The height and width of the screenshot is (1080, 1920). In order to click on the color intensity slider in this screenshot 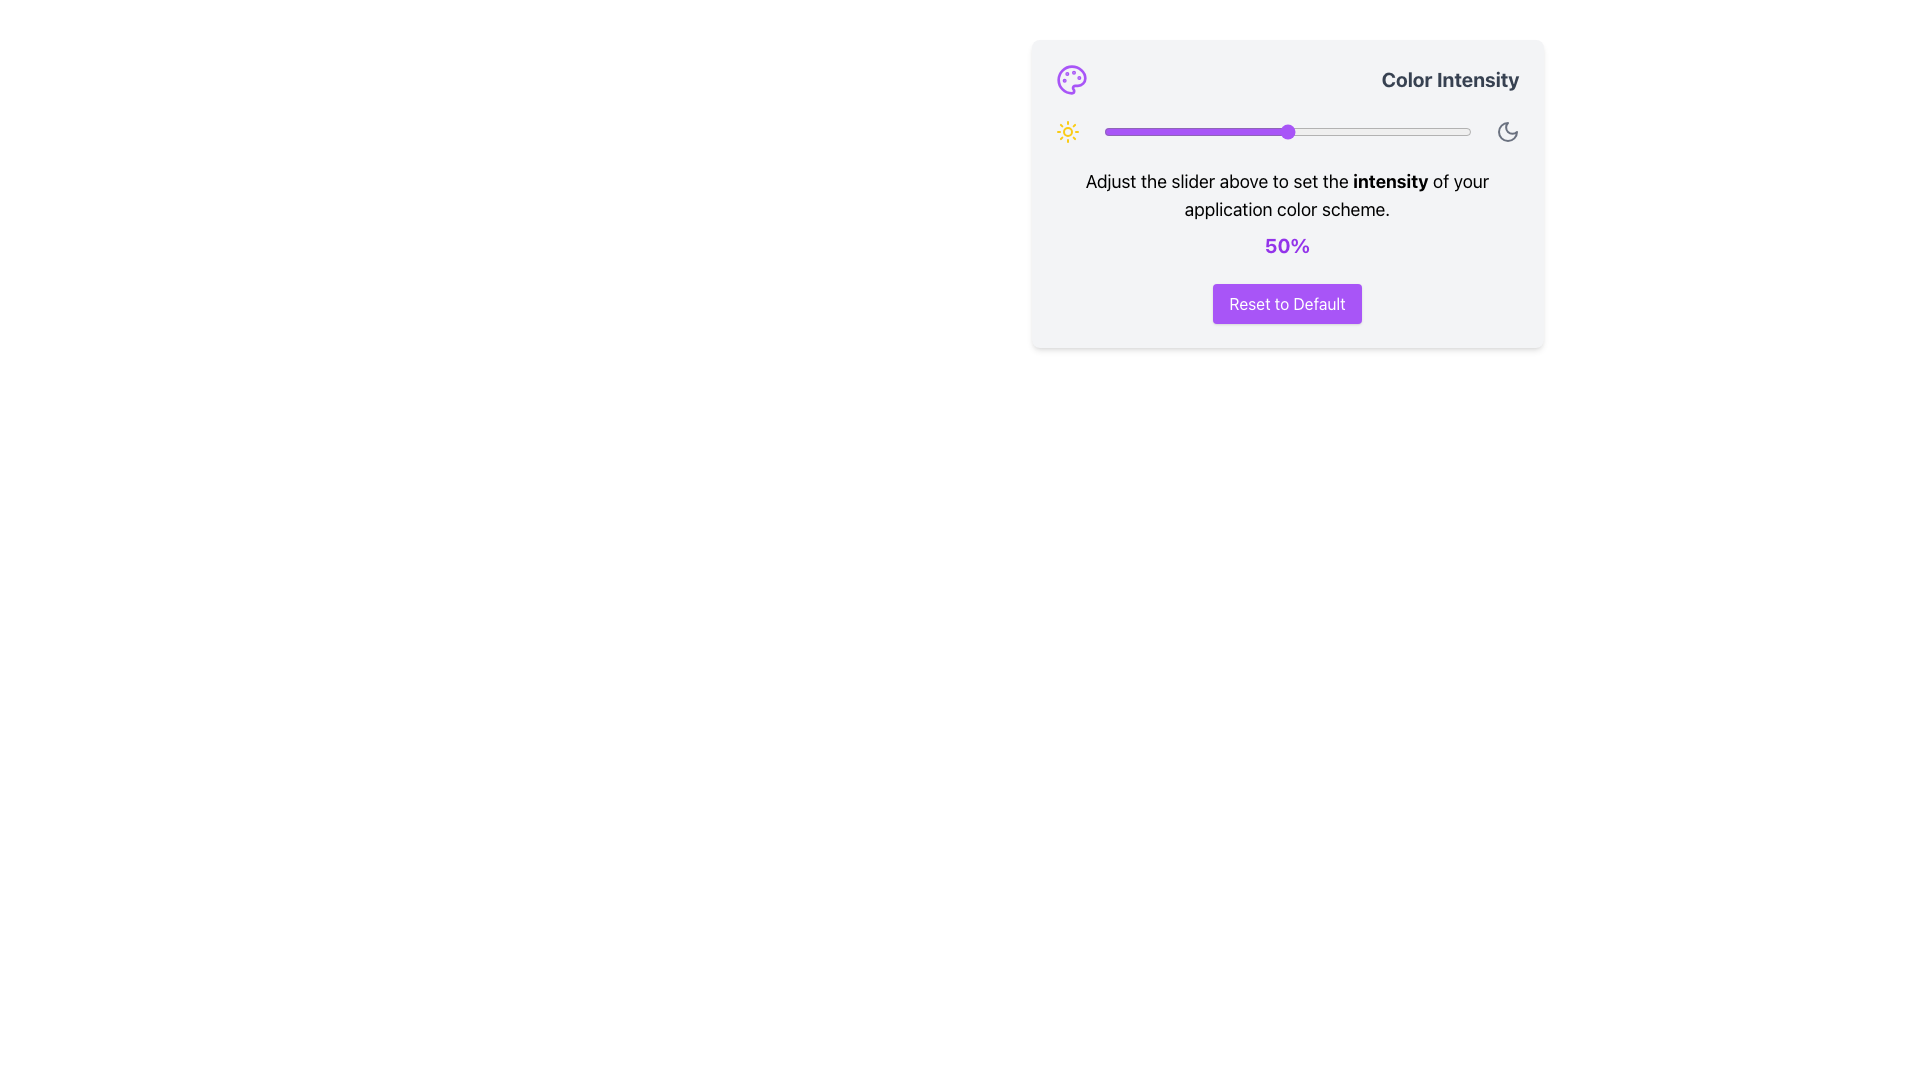, I will do `click(1260, 131)`.